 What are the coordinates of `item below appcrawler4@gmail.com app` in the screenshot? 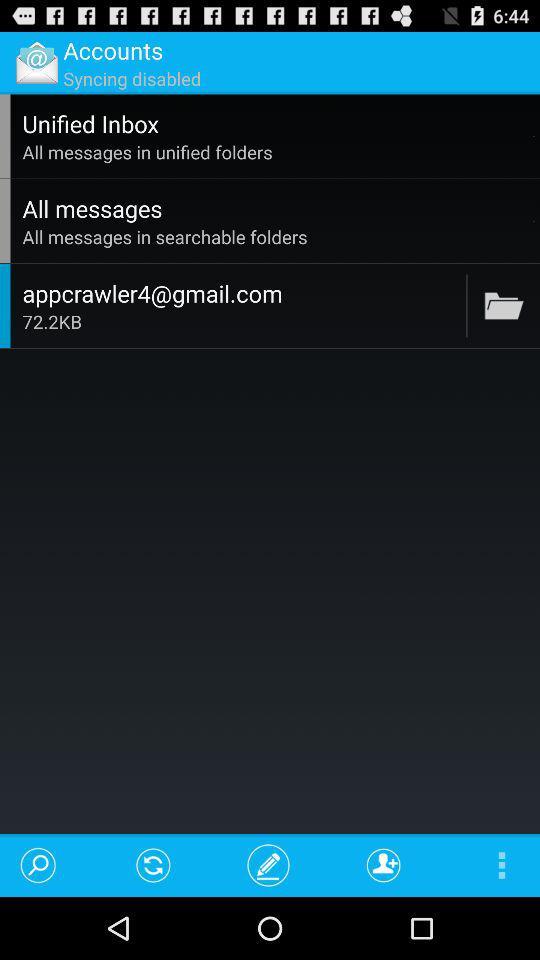 It's located at (241, 321).